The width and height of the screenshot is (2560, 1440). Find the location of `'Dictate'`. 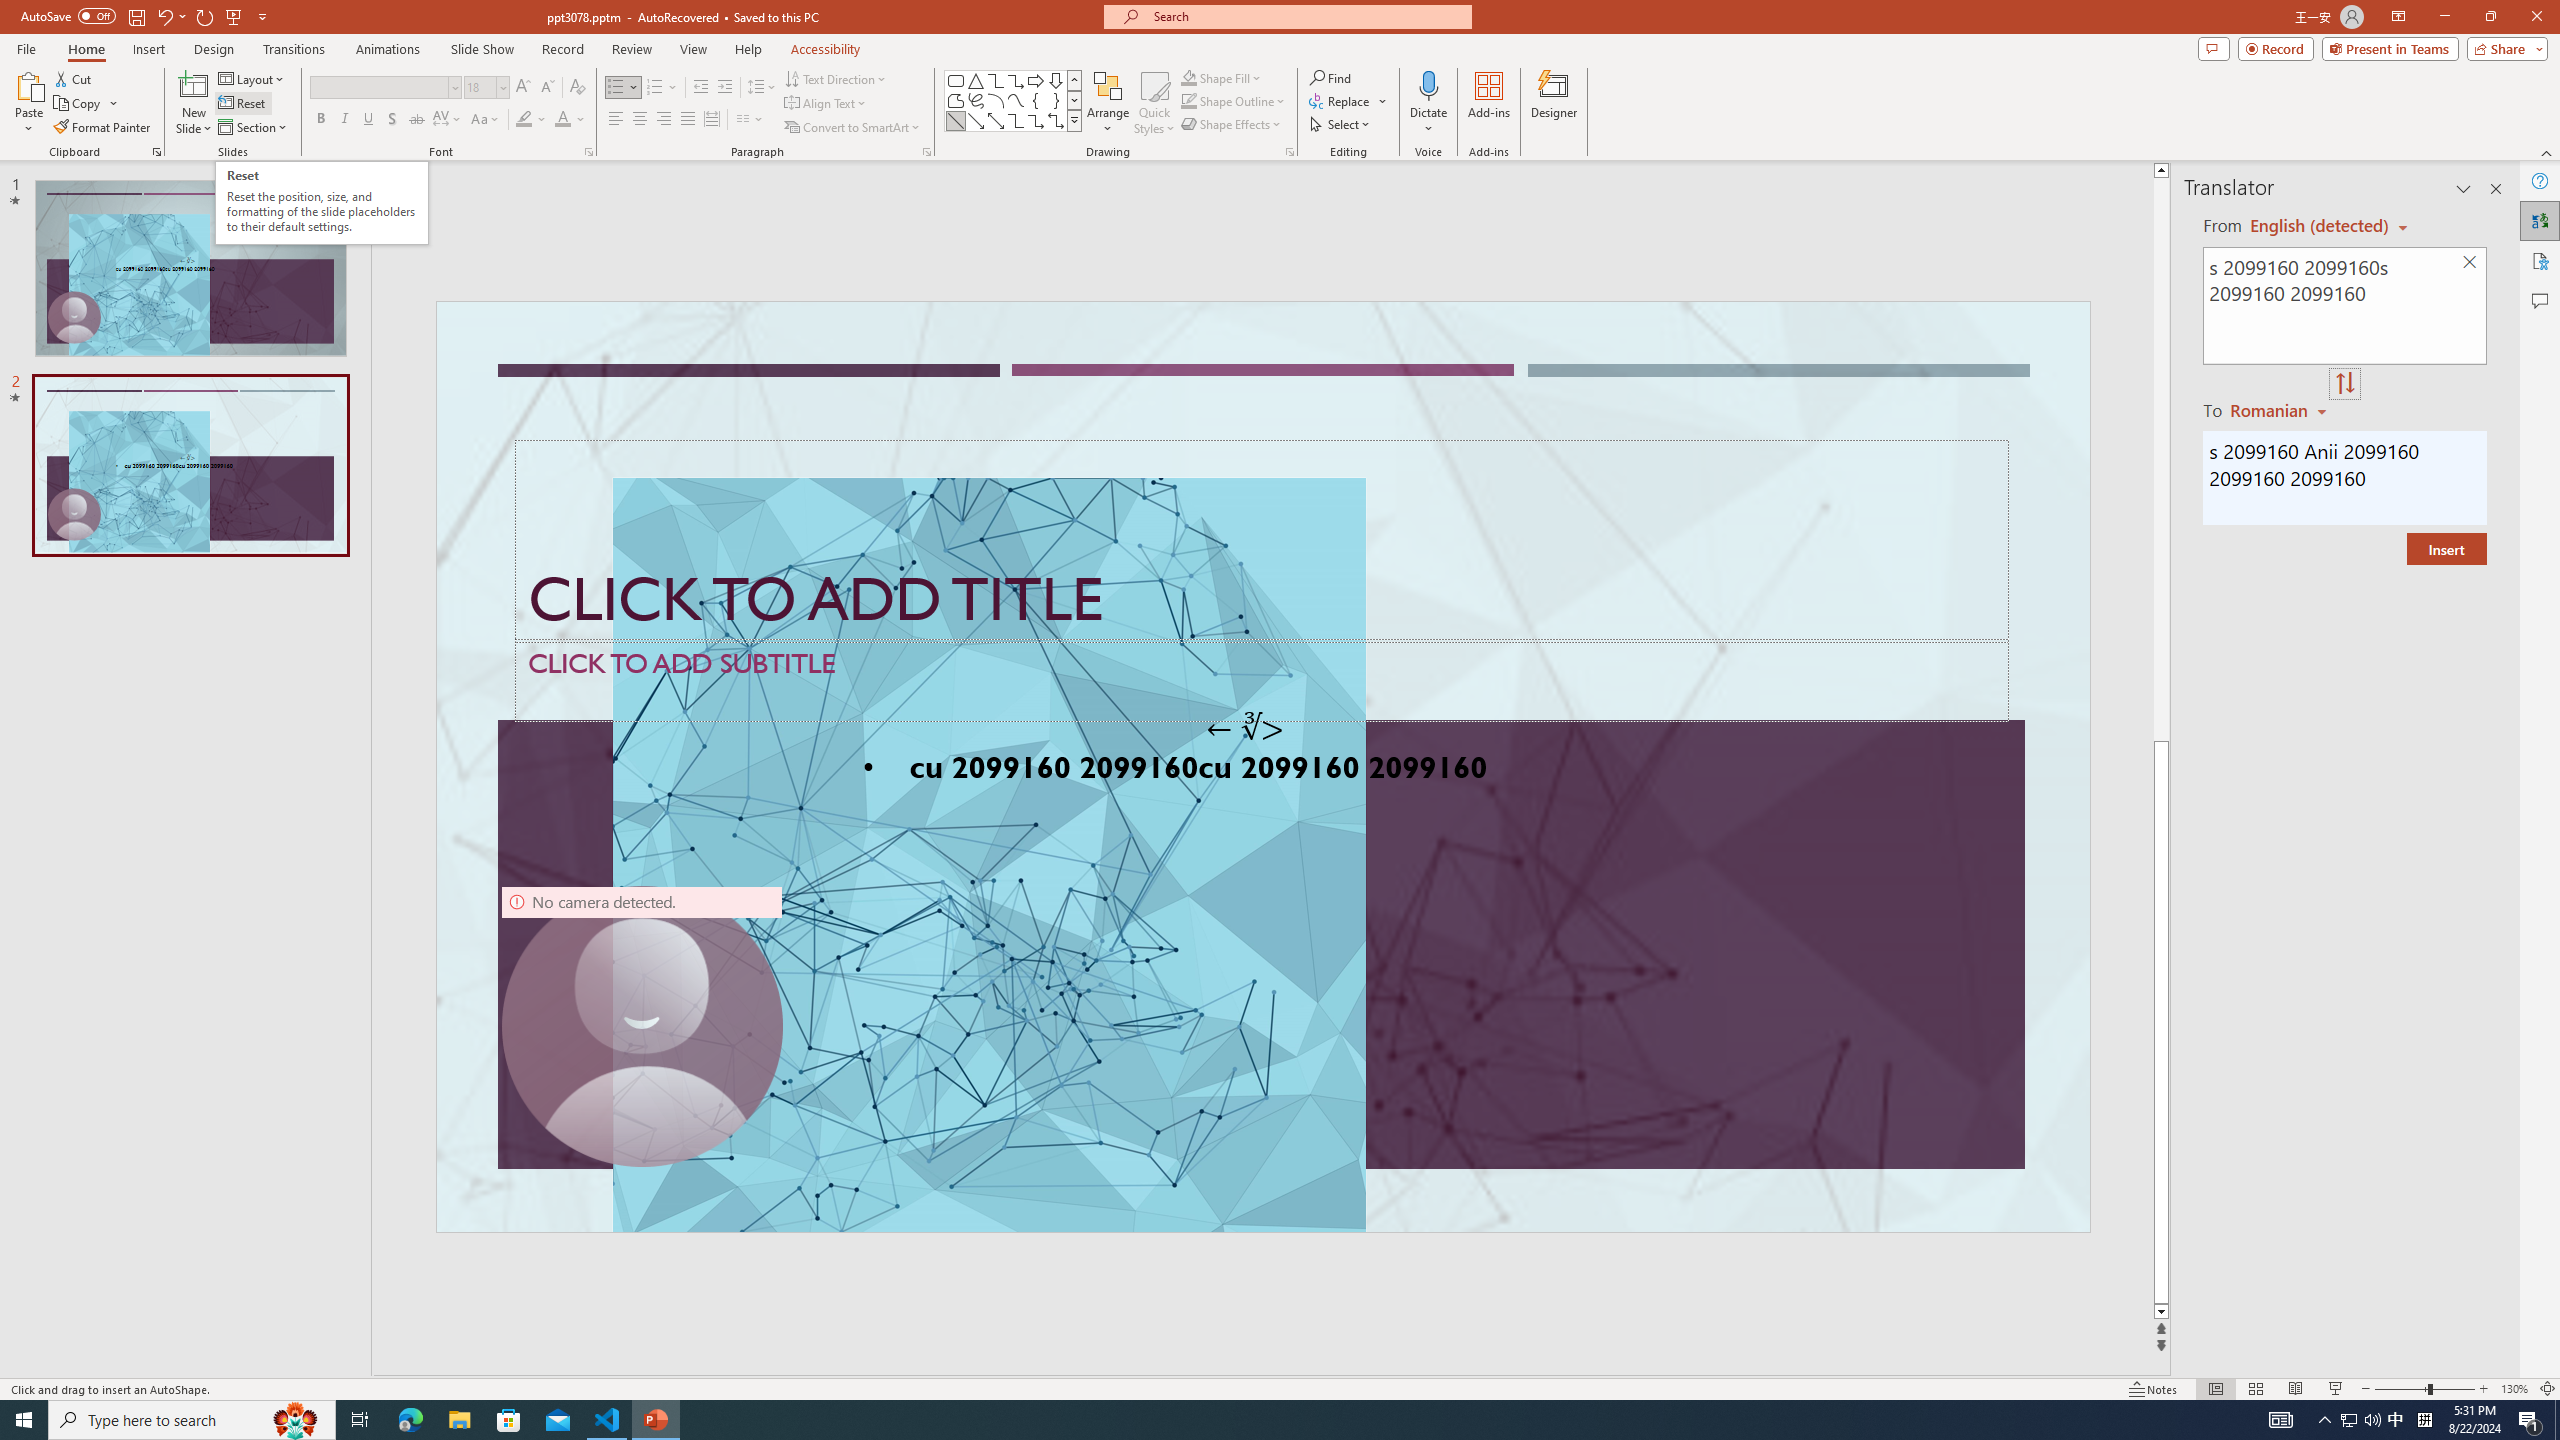

'Dictate' is located at coordinates (1427, 103).